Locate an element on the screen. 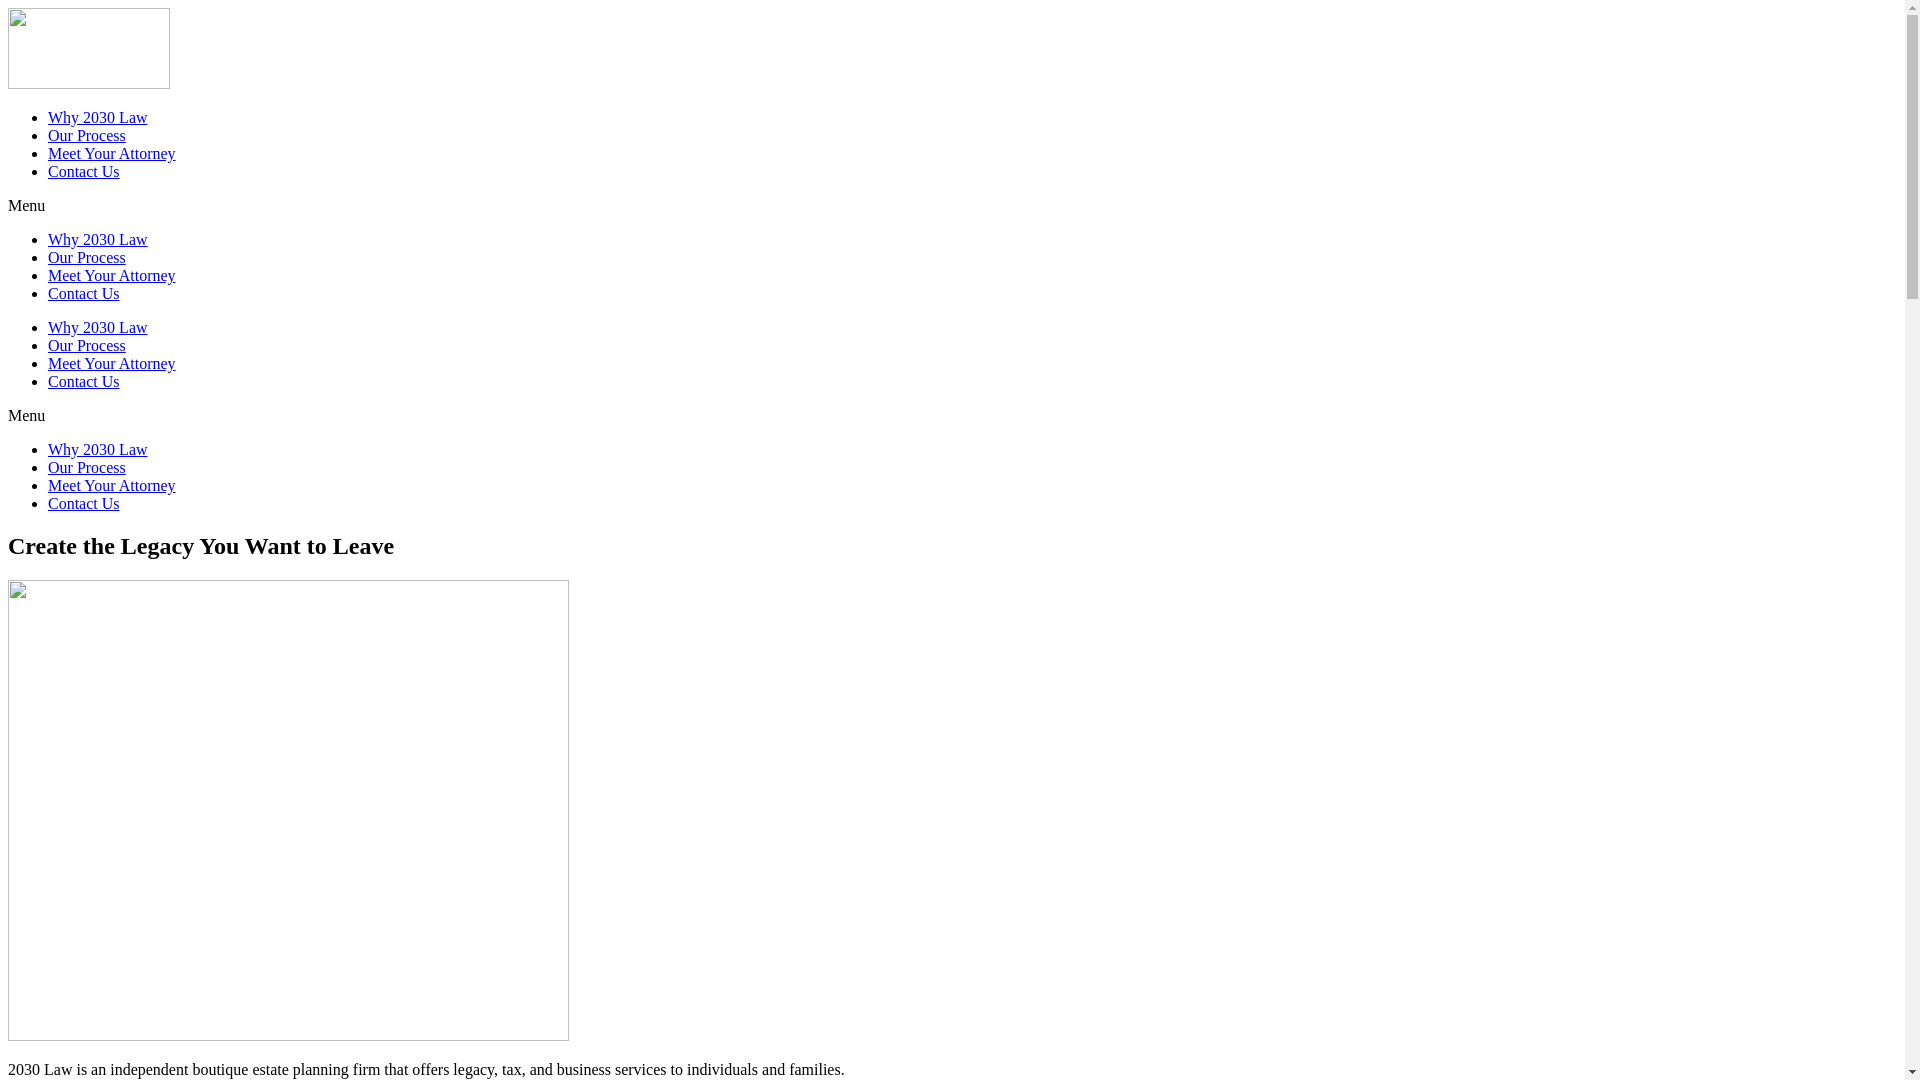 This screenshot has height=1080, width=1920. 'Meet Your Attorney' is located at coordinates (110, 275).